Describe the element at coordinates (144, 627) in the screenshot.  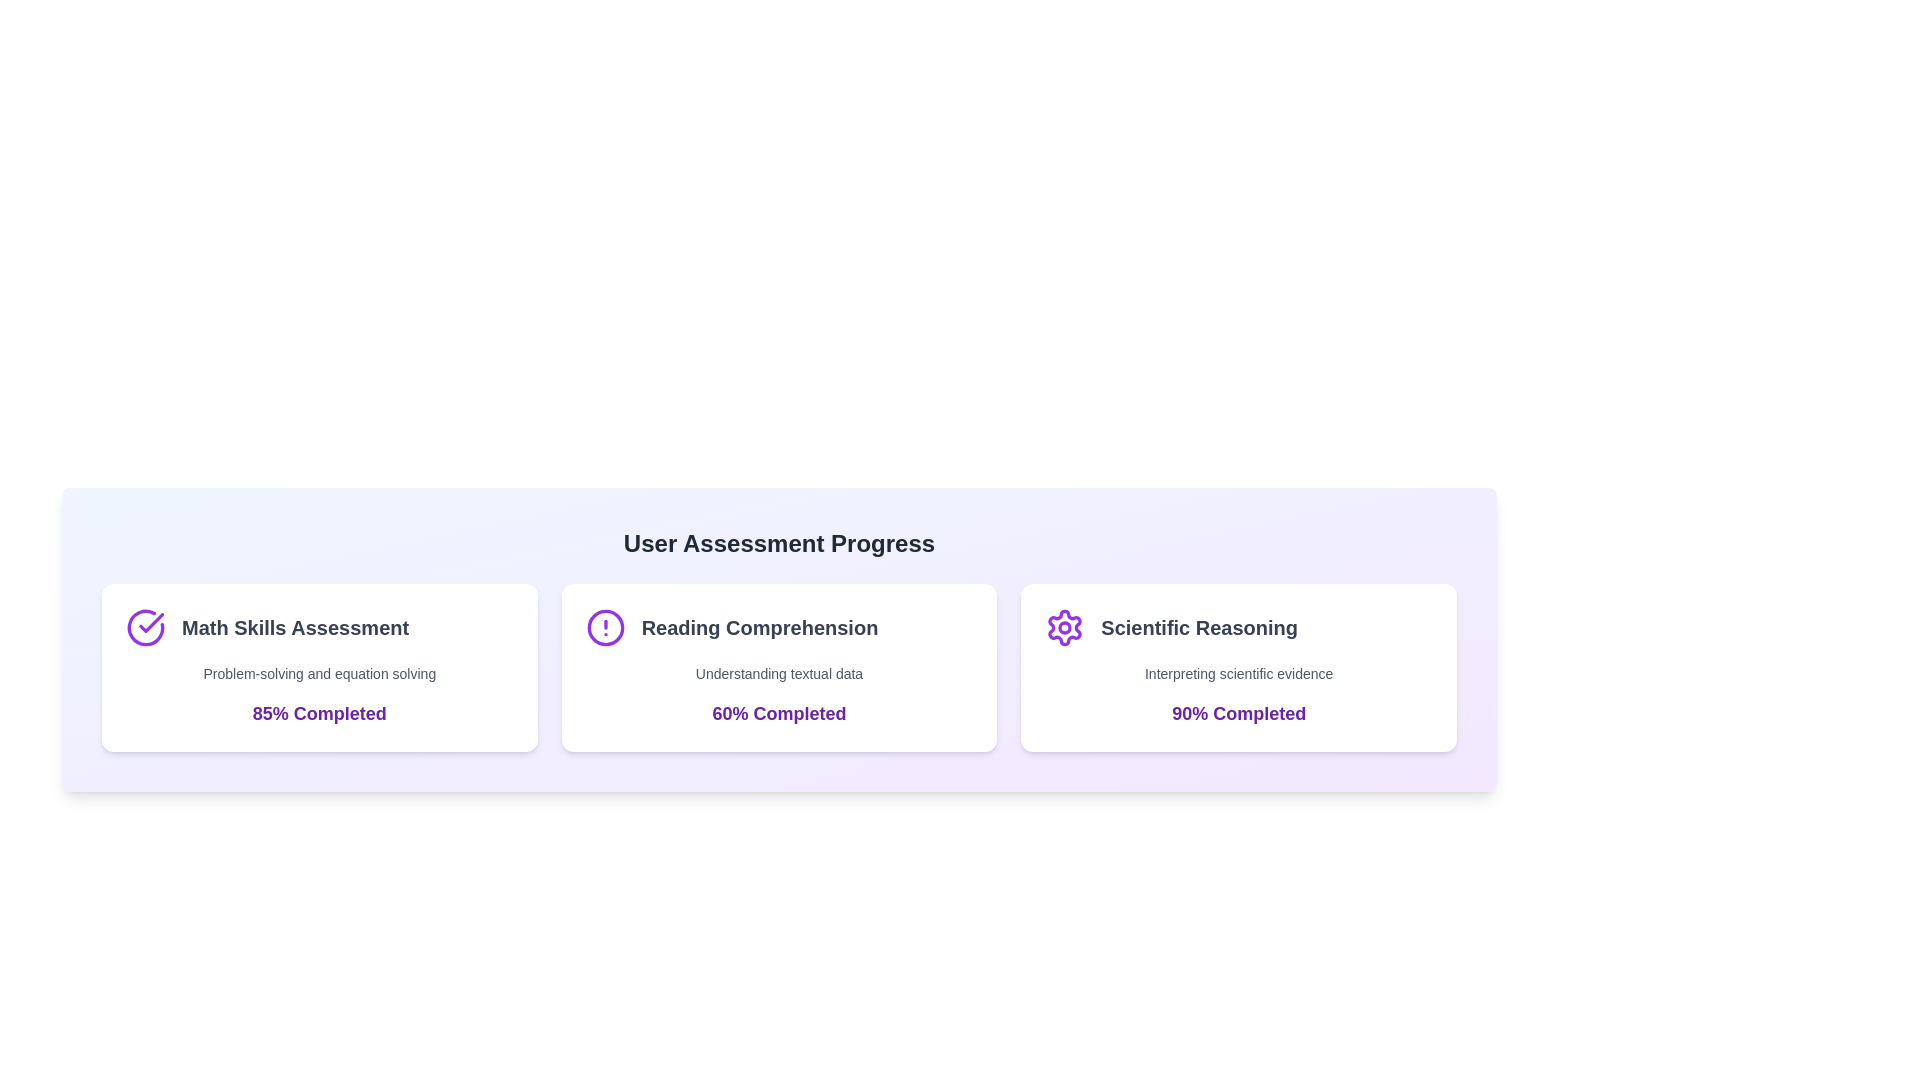
I see `the circular purple checkmark icon located to the left of the 'Math Skills Assessment' heading` at that location.